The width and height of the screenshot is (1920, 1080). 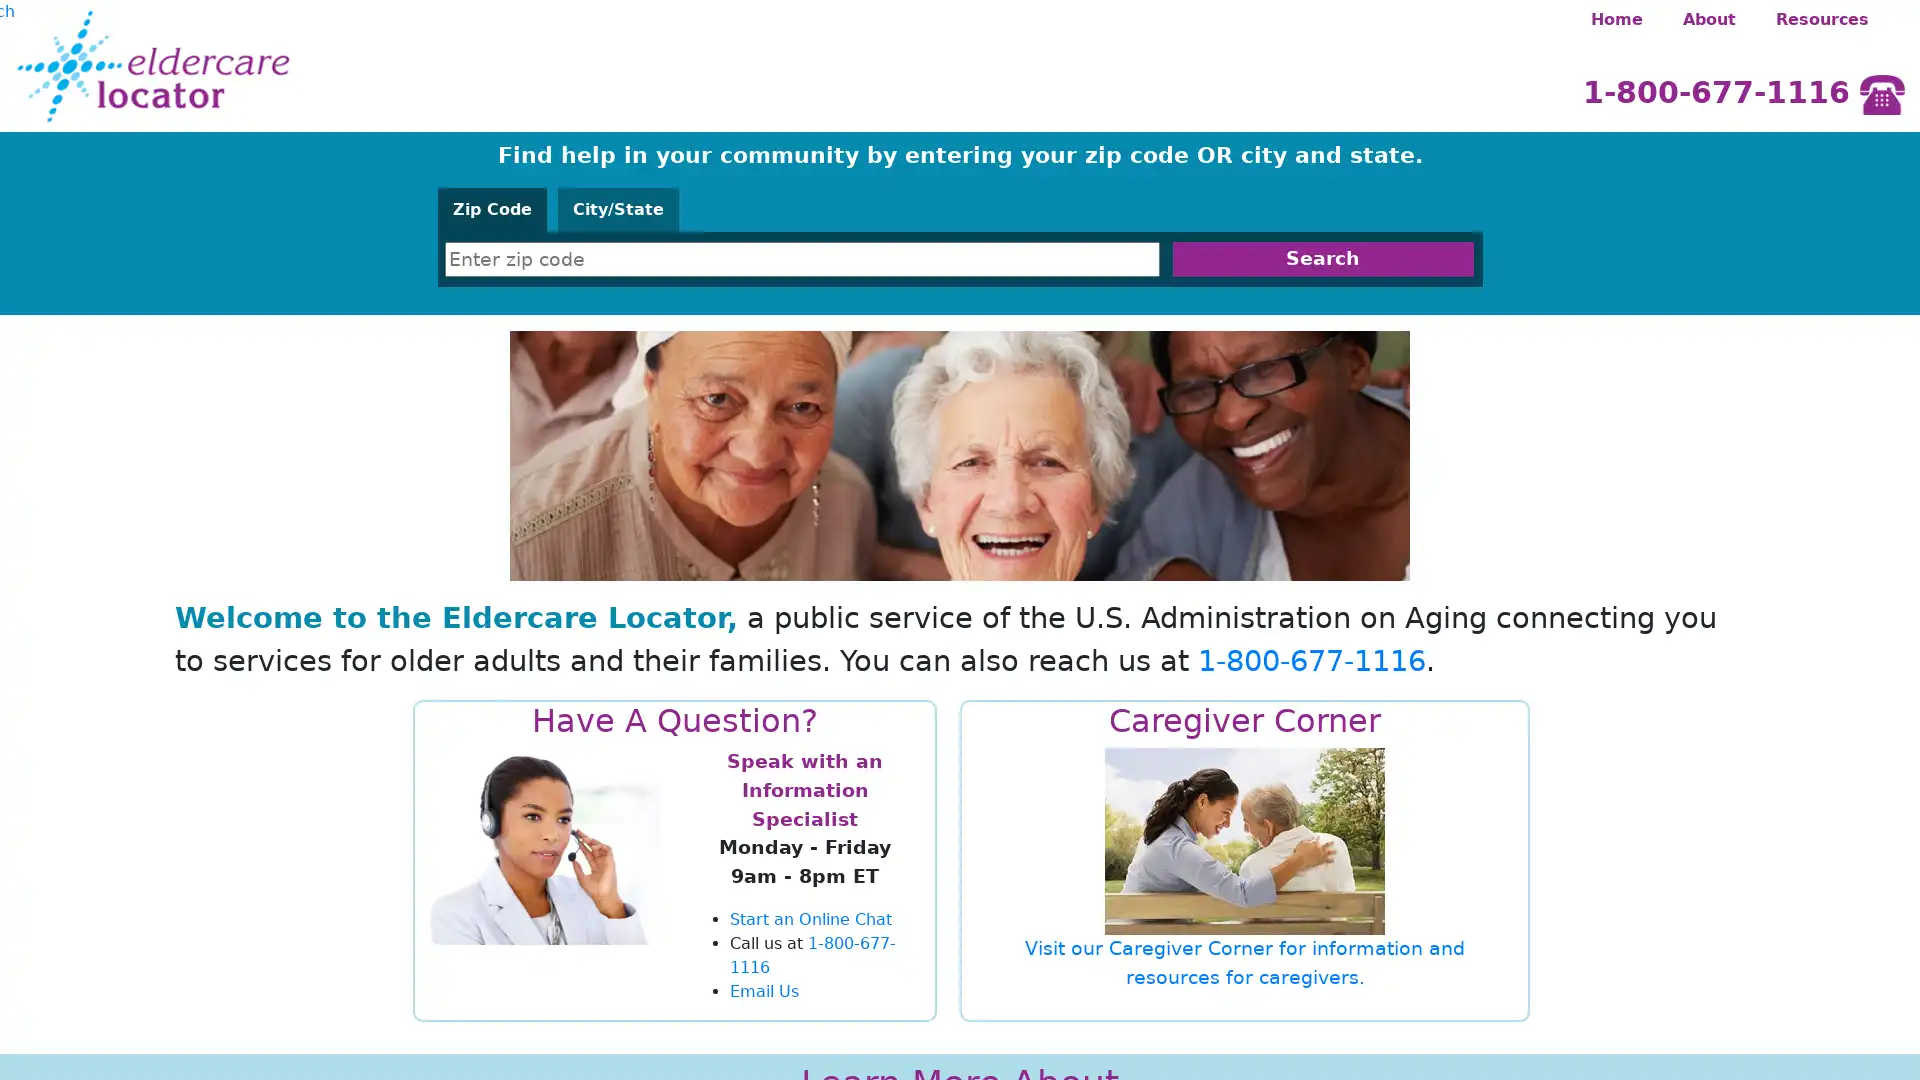 What do you see at coordinates (1322, 258) in the screenshot?
I see `Search` at bounding box center [1322, 258].